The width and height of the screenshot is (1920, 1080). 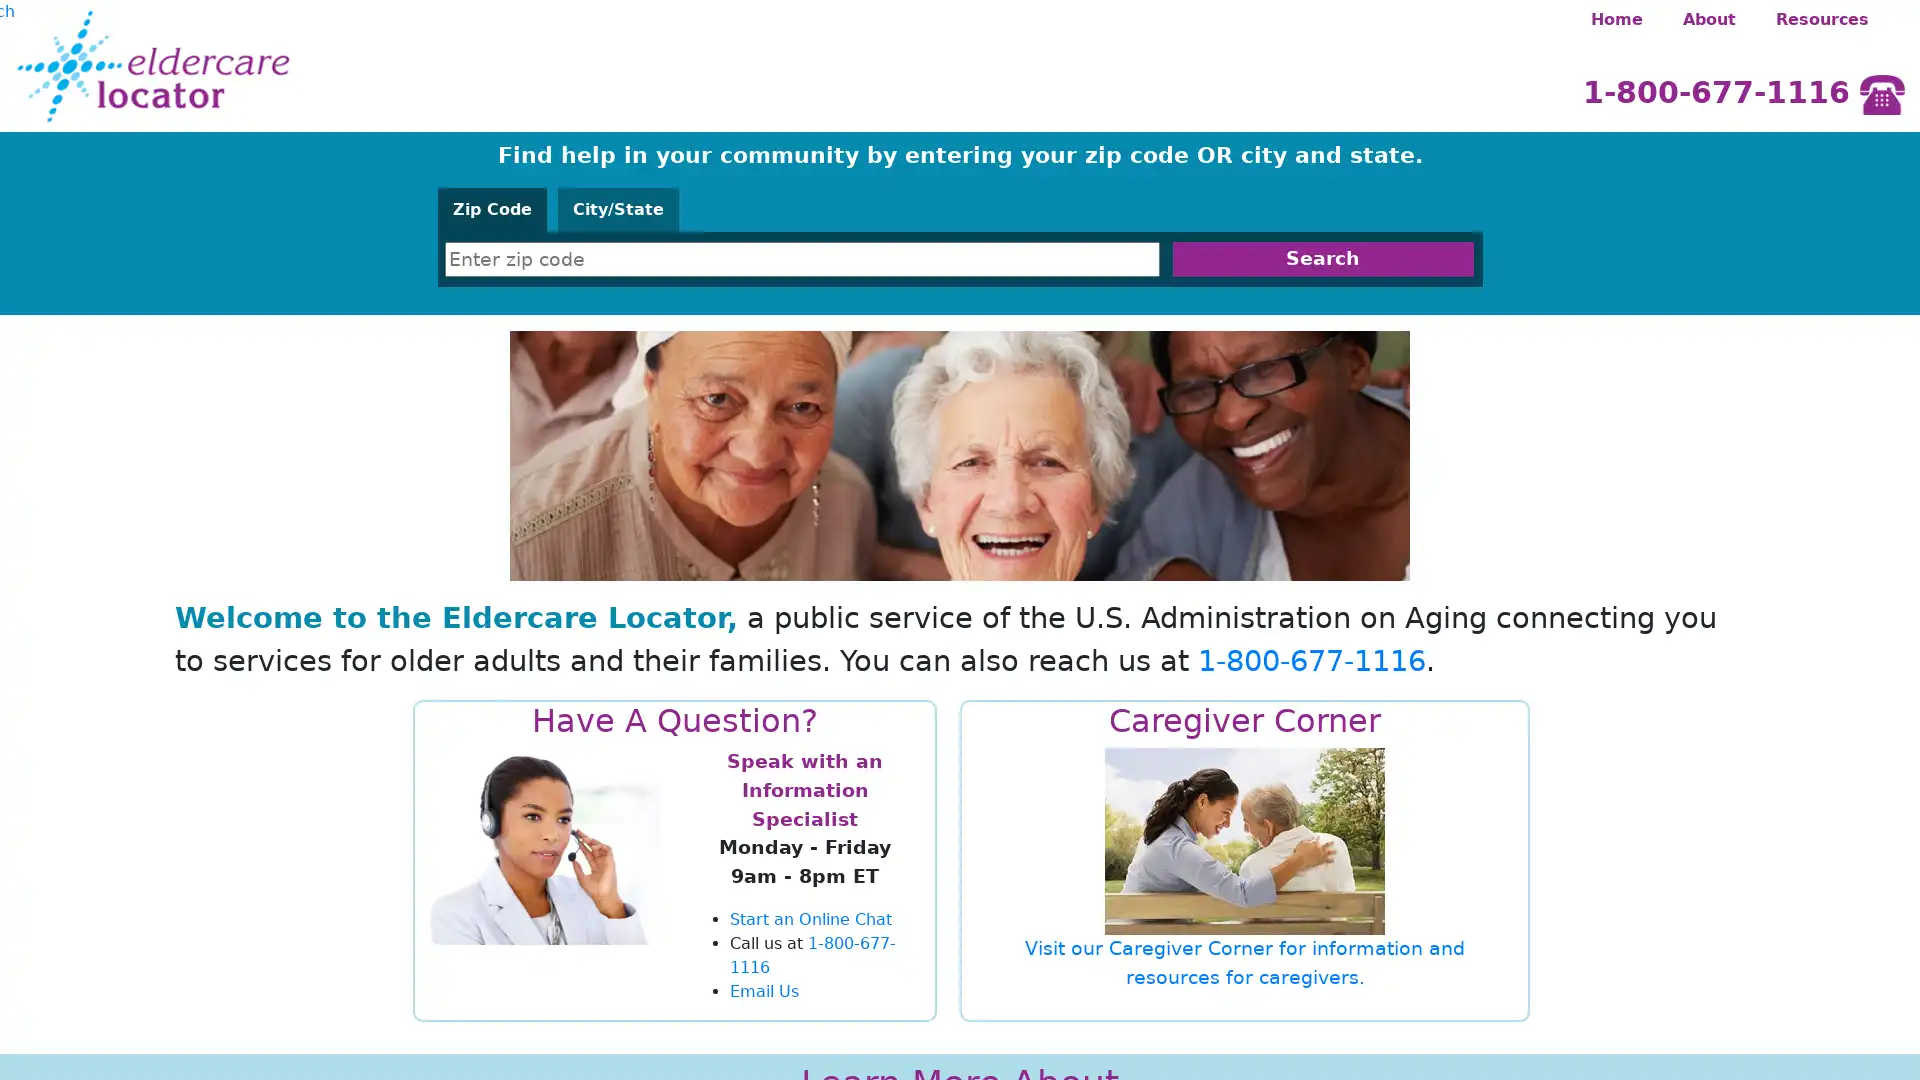 What do you see at coordinates (1322, 258) in the screenshot?
I see `Search` at bounding box center [1322, 258].